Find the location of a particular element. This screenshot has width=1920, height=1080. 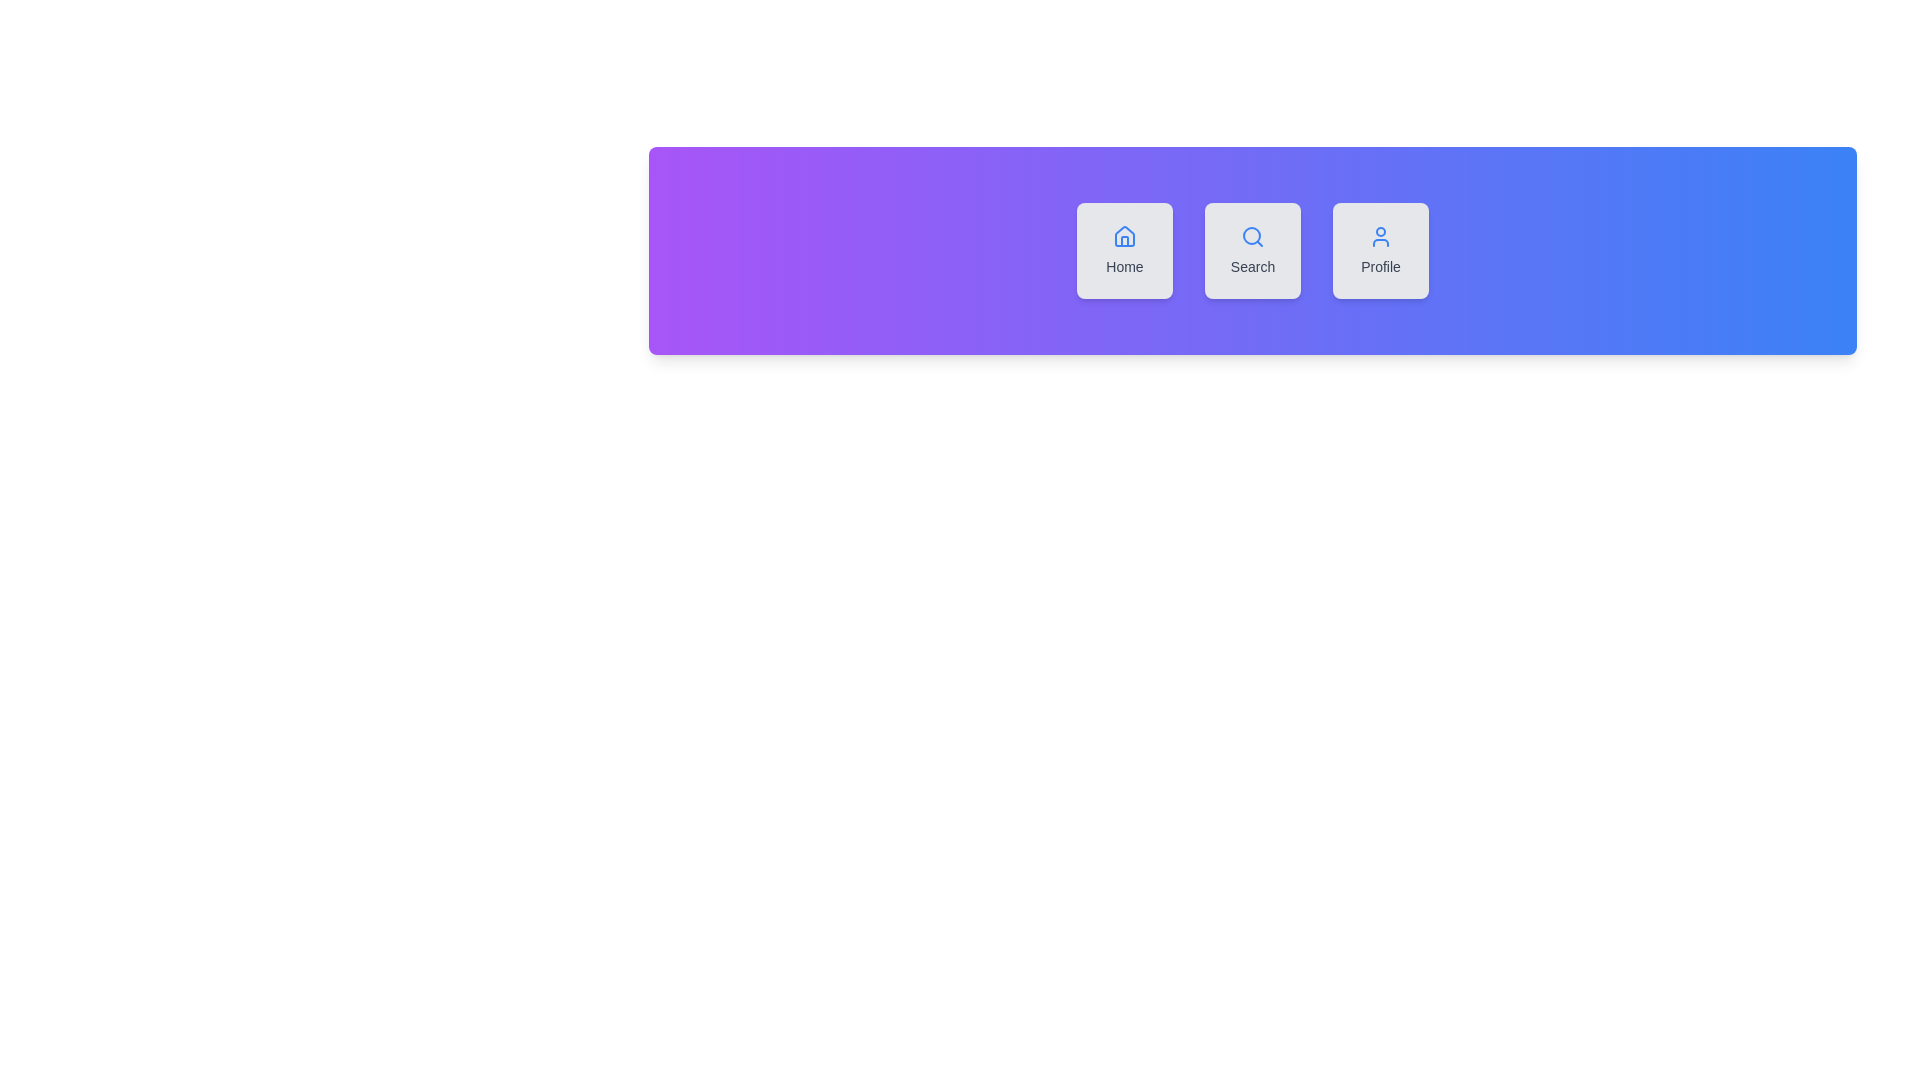

the 'Search' text label is located at coordinates (1251, 265).